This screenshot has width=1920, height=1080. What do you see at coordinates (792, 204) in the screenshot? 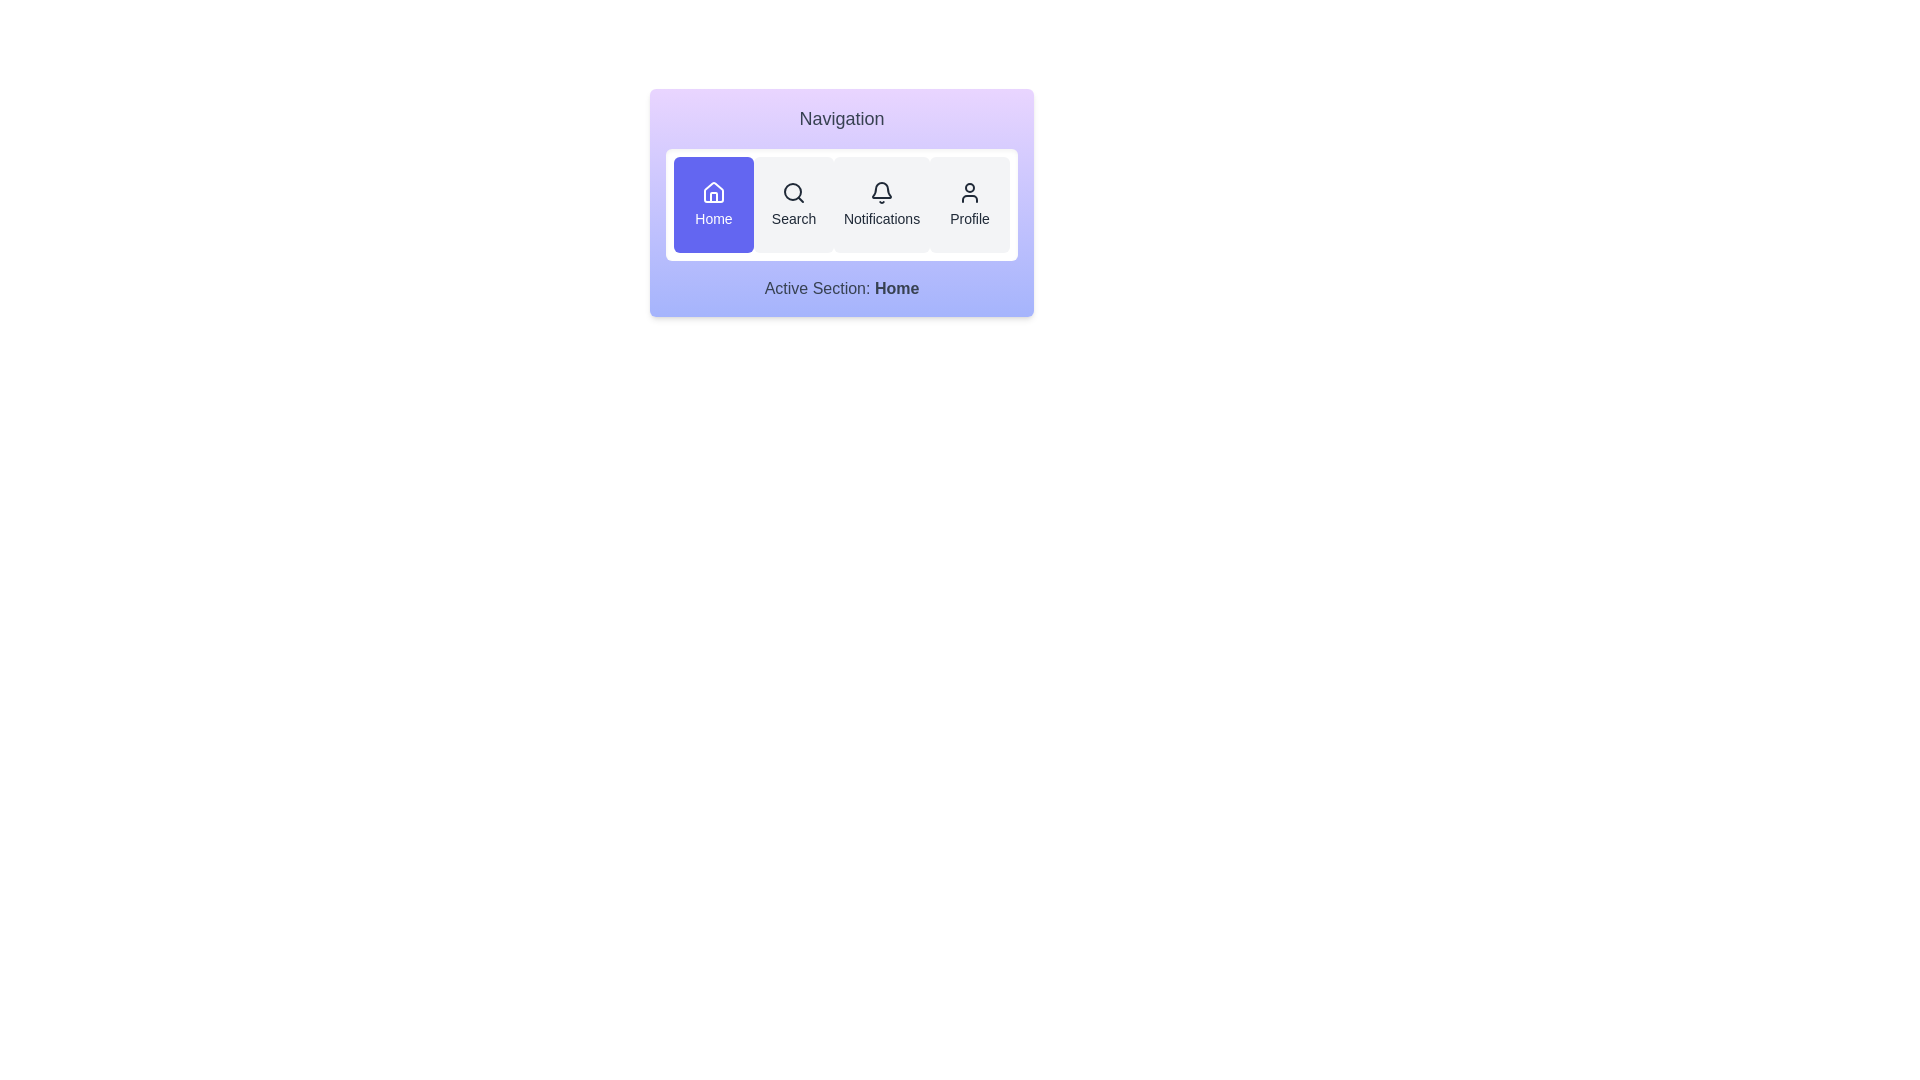
I see `the Search button to activate the corresponding section` at bounding box center [792, 204].